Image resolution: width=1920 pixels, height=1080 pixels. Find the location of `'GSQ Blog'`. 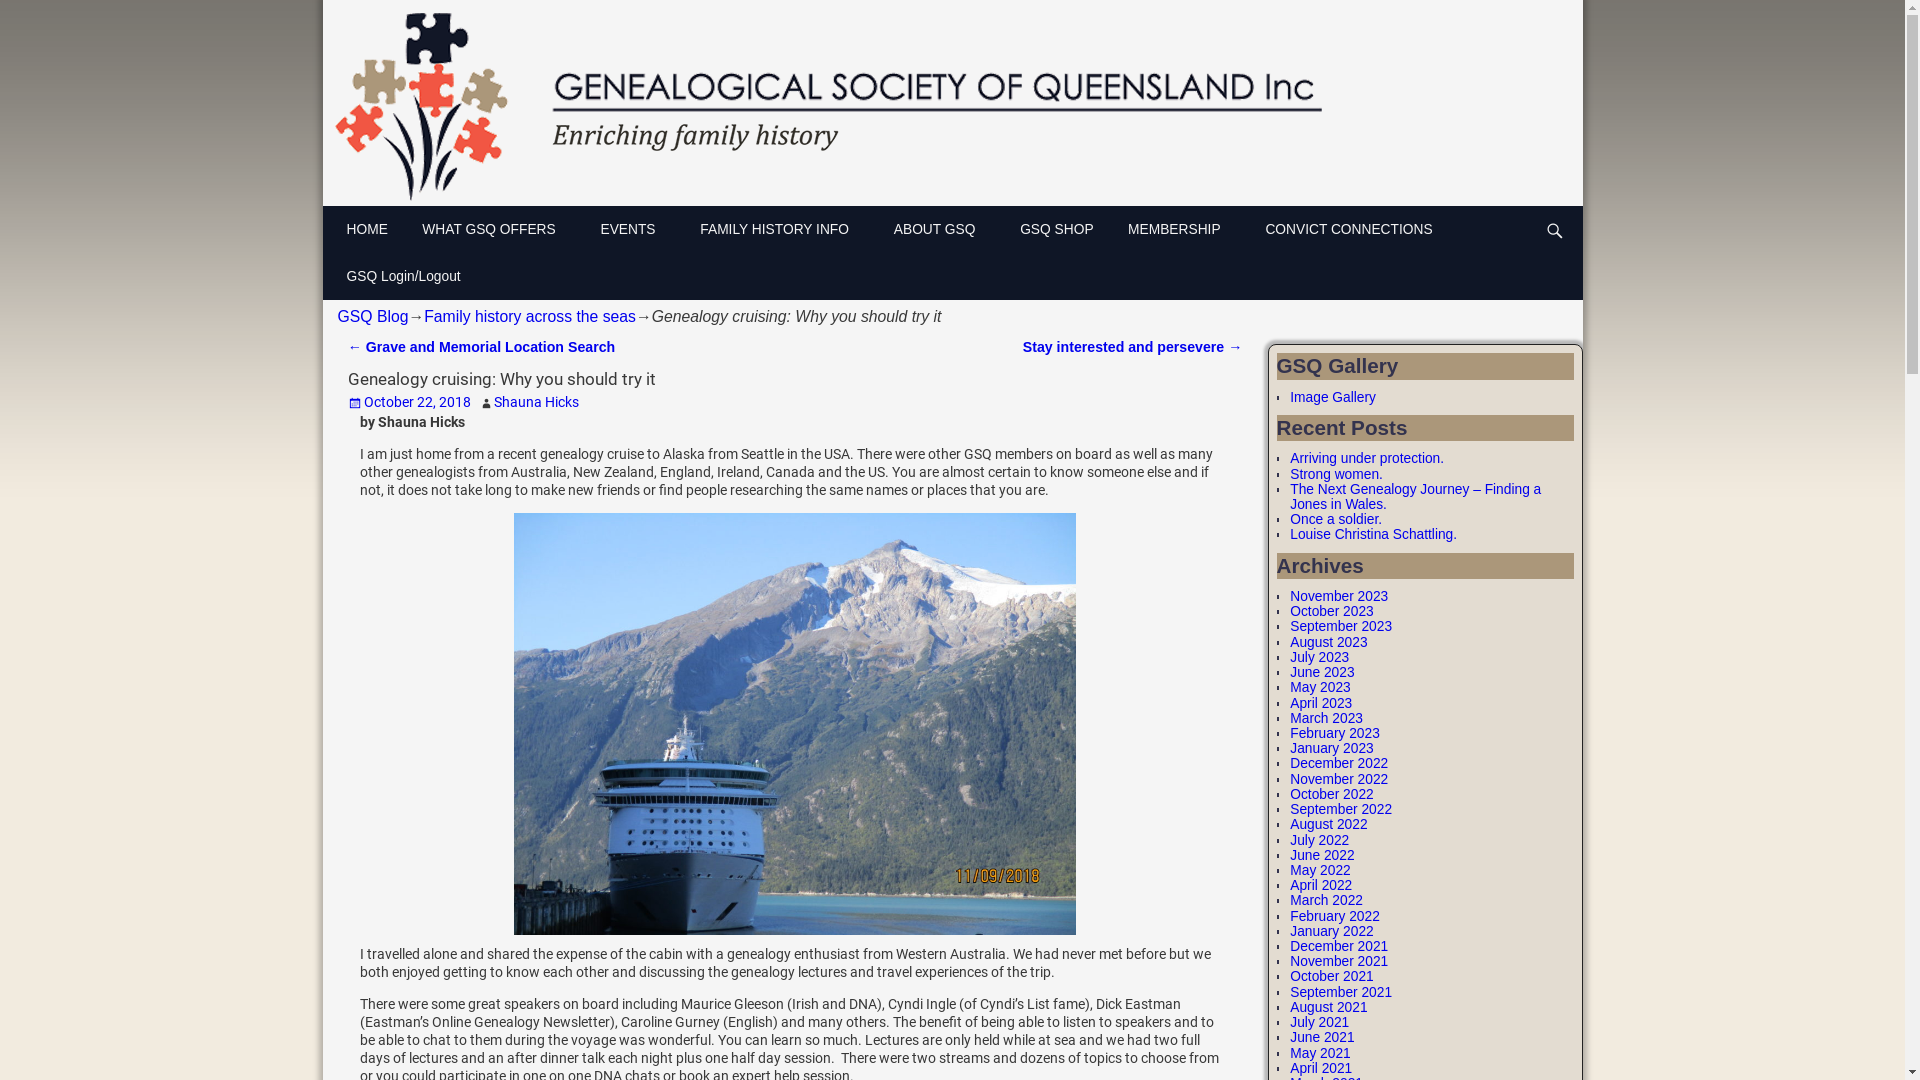

'GSQ Blog' is located at coordinates (373, 315).